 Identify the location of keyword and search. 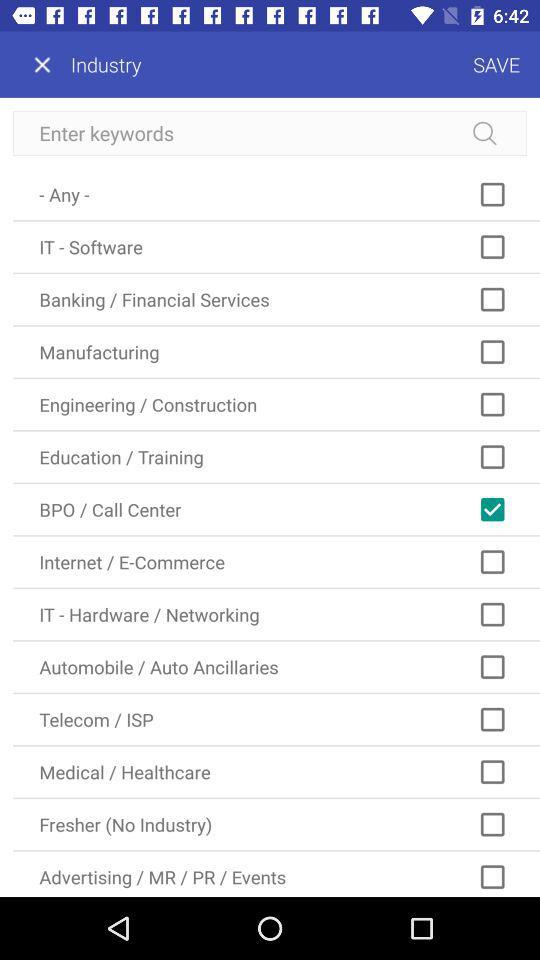
(270, 132).